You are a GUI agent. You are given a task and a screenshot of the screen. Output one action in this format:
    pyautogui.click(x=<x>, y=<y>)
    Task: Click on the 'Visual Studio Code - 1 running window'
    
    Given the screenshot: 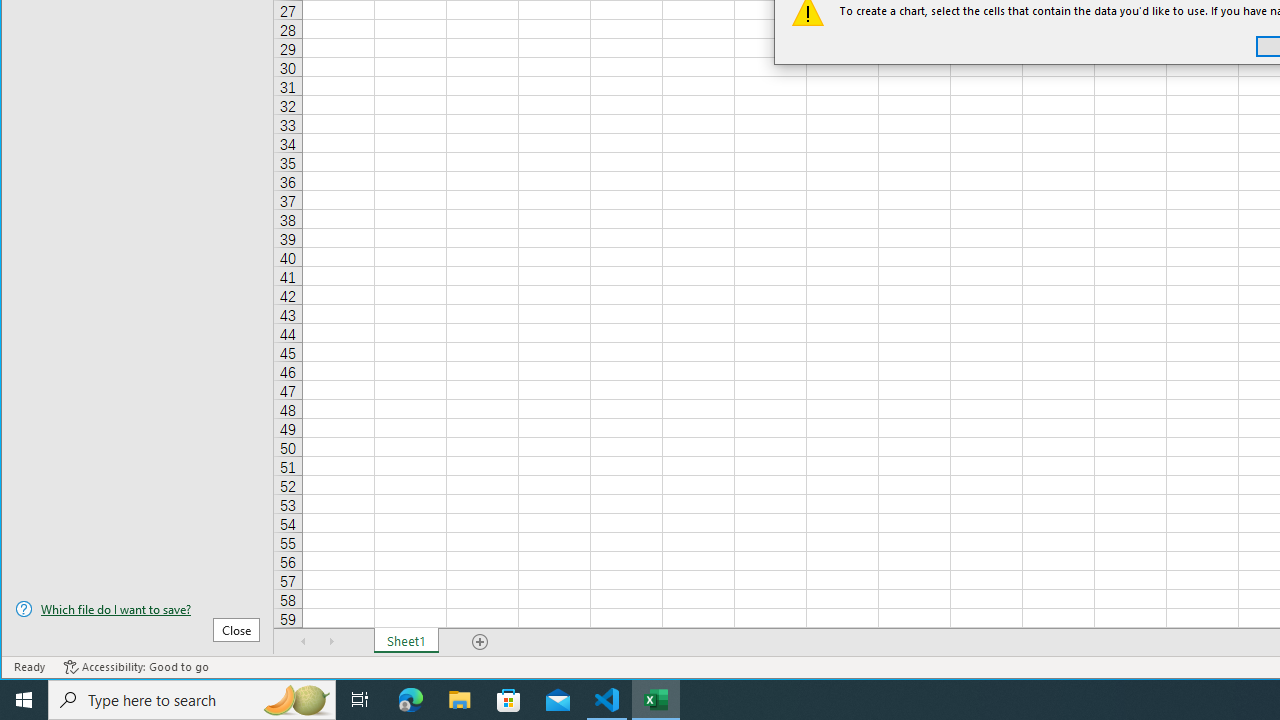 What is the action you would take?
    pyautogui.click(x=606, y=698)
    